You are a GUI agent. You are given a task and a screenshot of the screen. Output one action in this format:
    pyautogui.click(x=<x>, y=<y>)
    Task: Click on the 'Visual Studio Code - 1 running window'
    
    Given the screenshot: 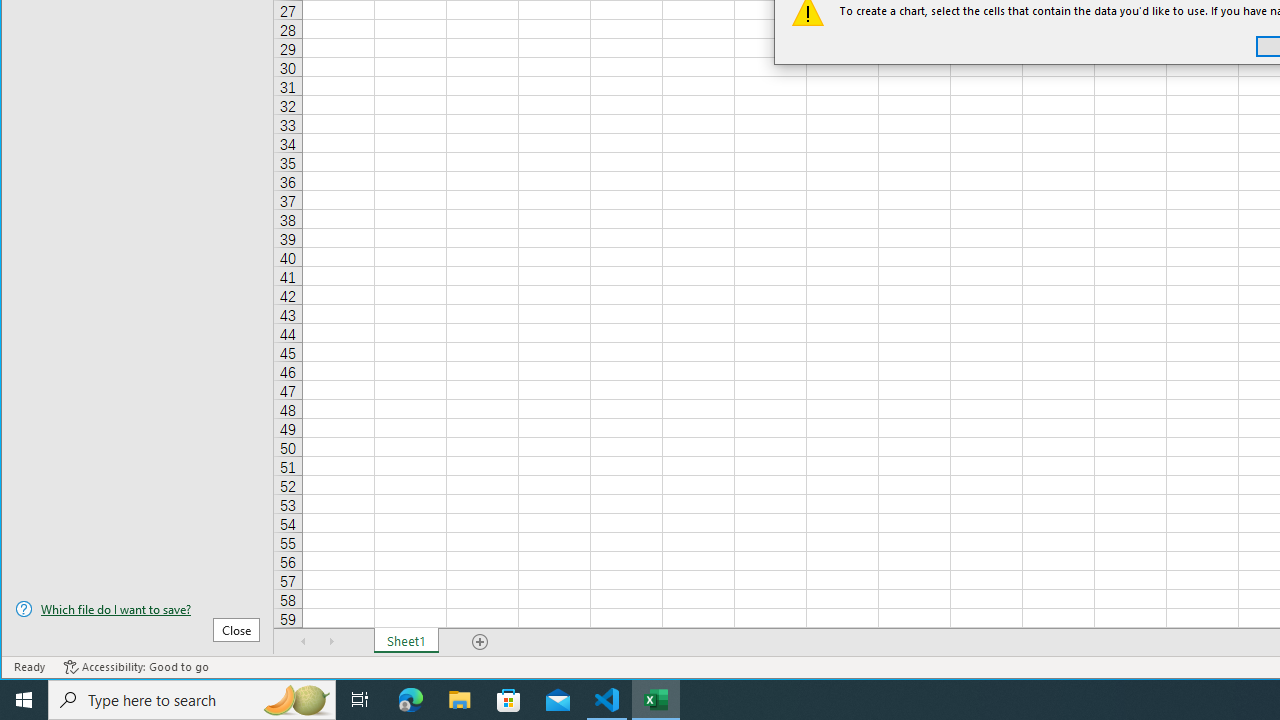 What is the action you would take?
    pyautogui.click(x=606, y=698)
    